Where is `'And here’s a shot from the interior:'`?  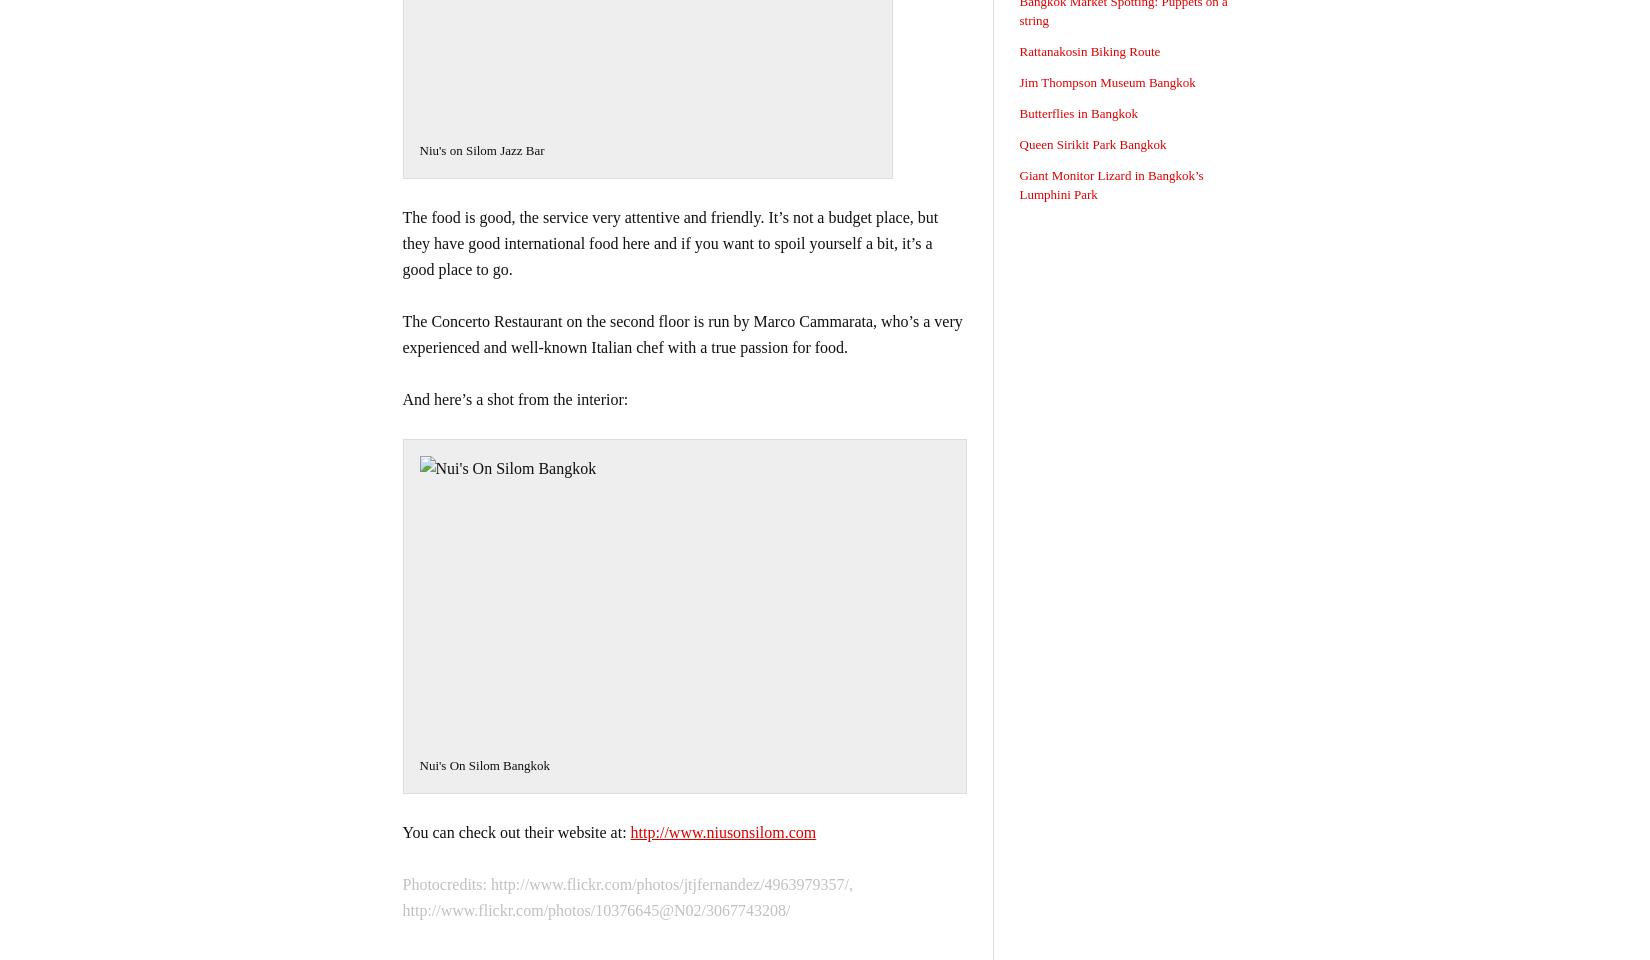 'And here’s a shot from the interior:' is located at coordinates (513, 398).